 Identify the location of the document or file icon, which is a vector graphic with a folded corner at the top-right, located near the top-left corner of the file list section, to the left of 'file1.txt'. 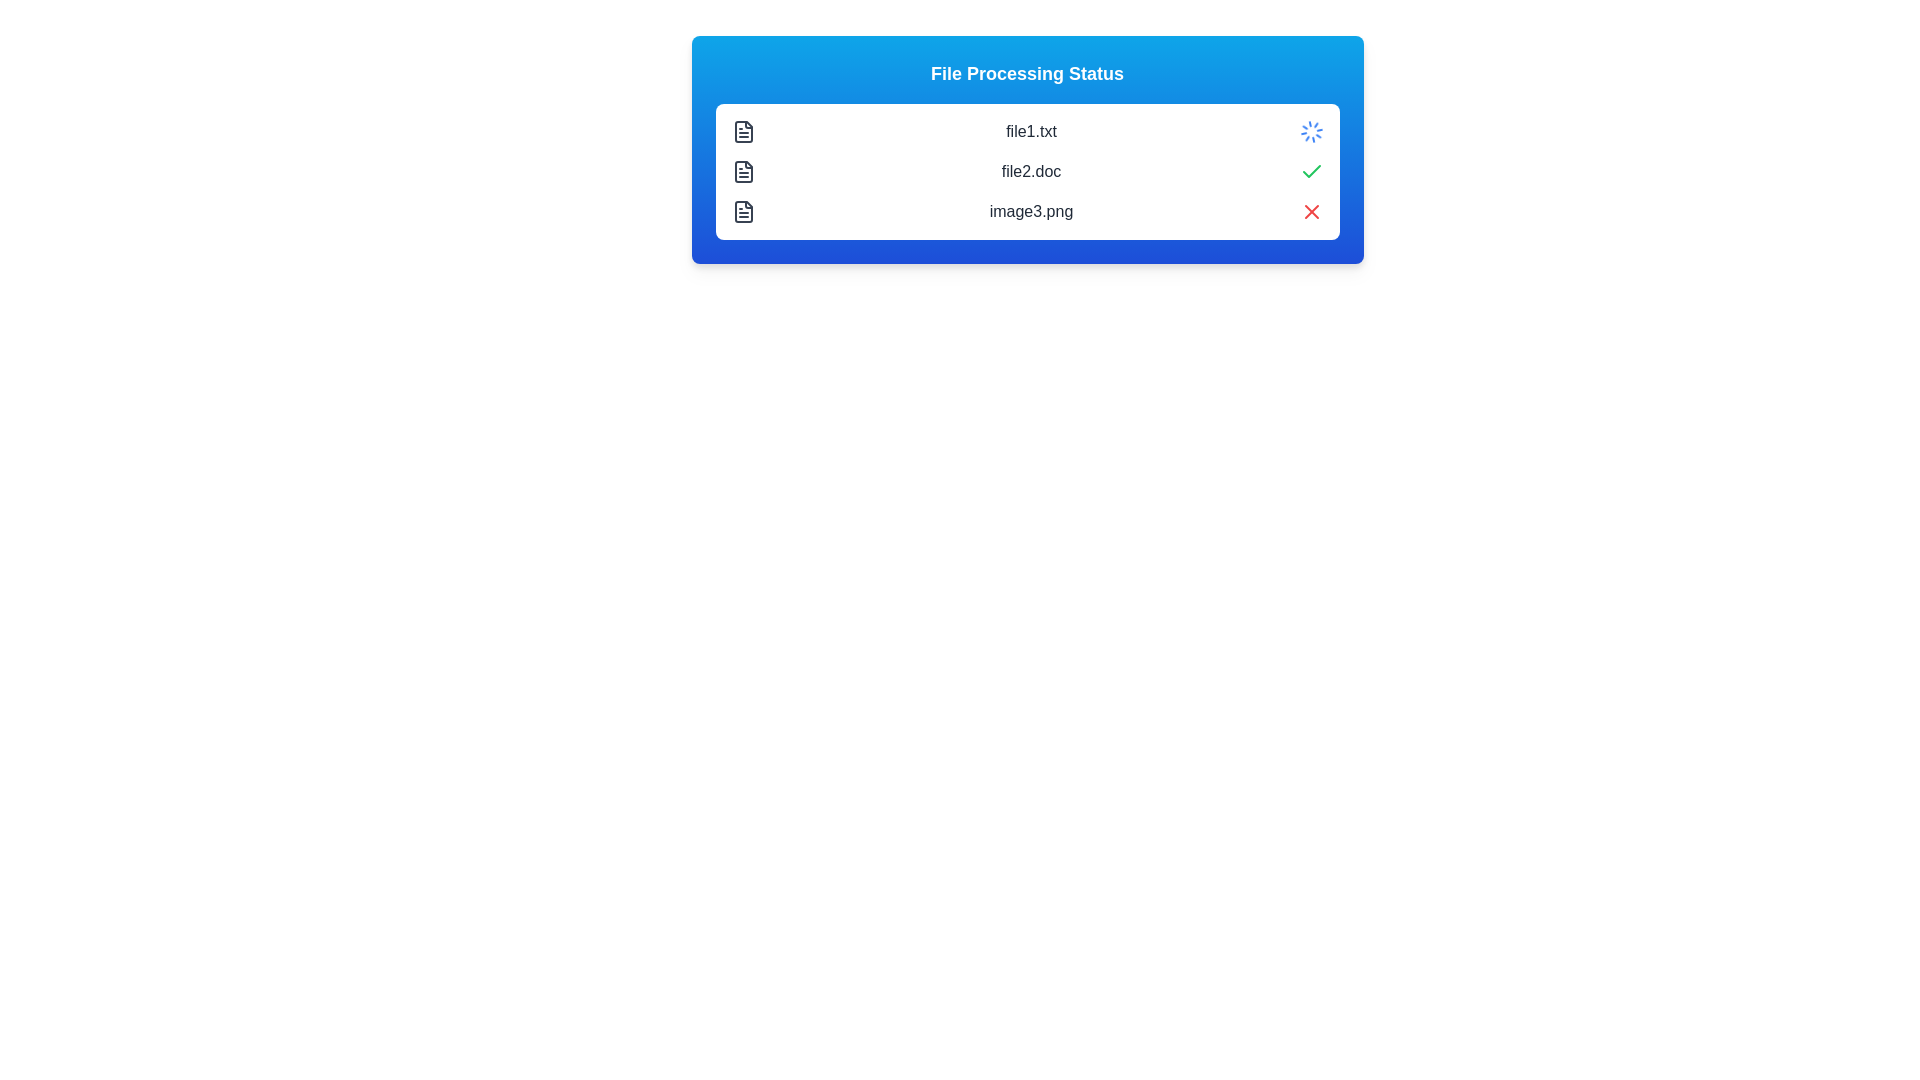
(742, 131).